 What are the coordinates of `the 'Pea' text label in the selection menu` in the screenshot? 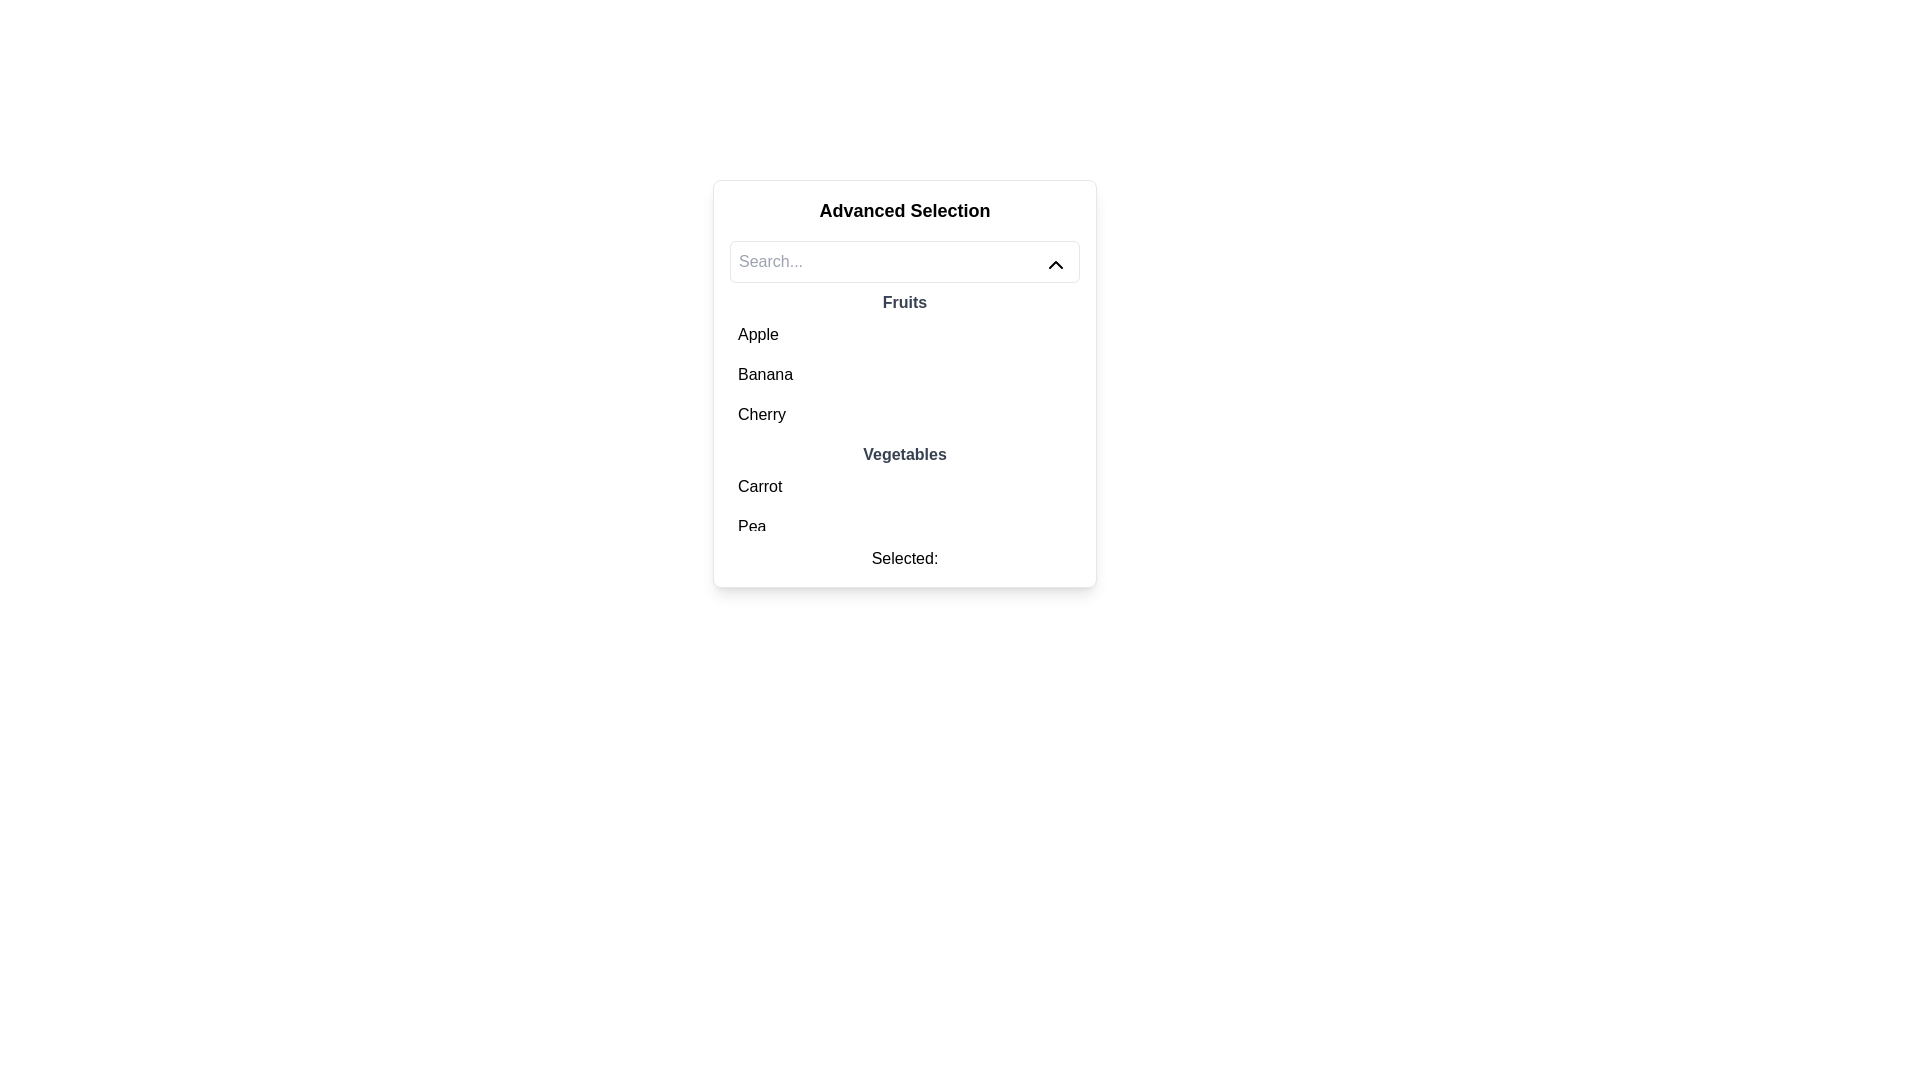 It's located at (751, 526).